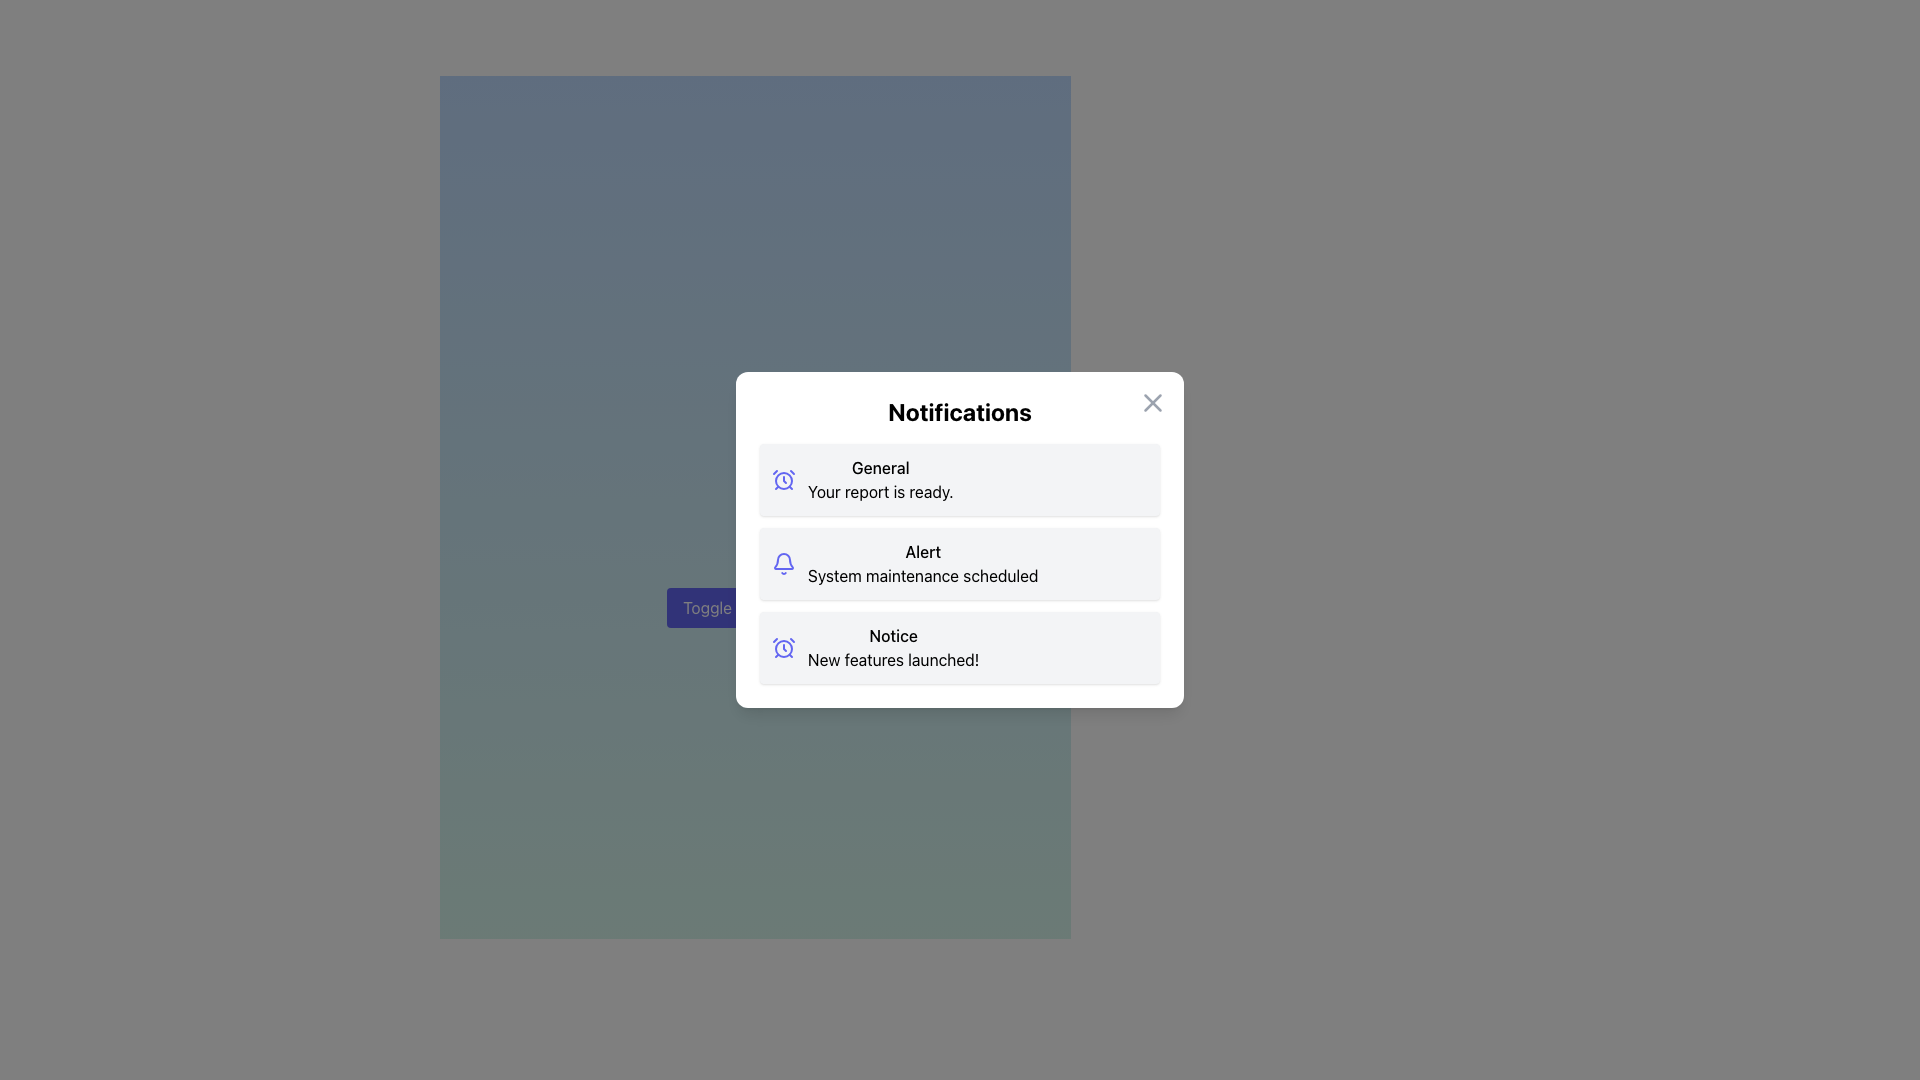 The image size is (1920, 1080). I want to click on the decorative circle SVG element that represents the clock face within the clock icon in the last notification entry labeled 'Notice' at the bottom of the notifications list, so click(782, 648).